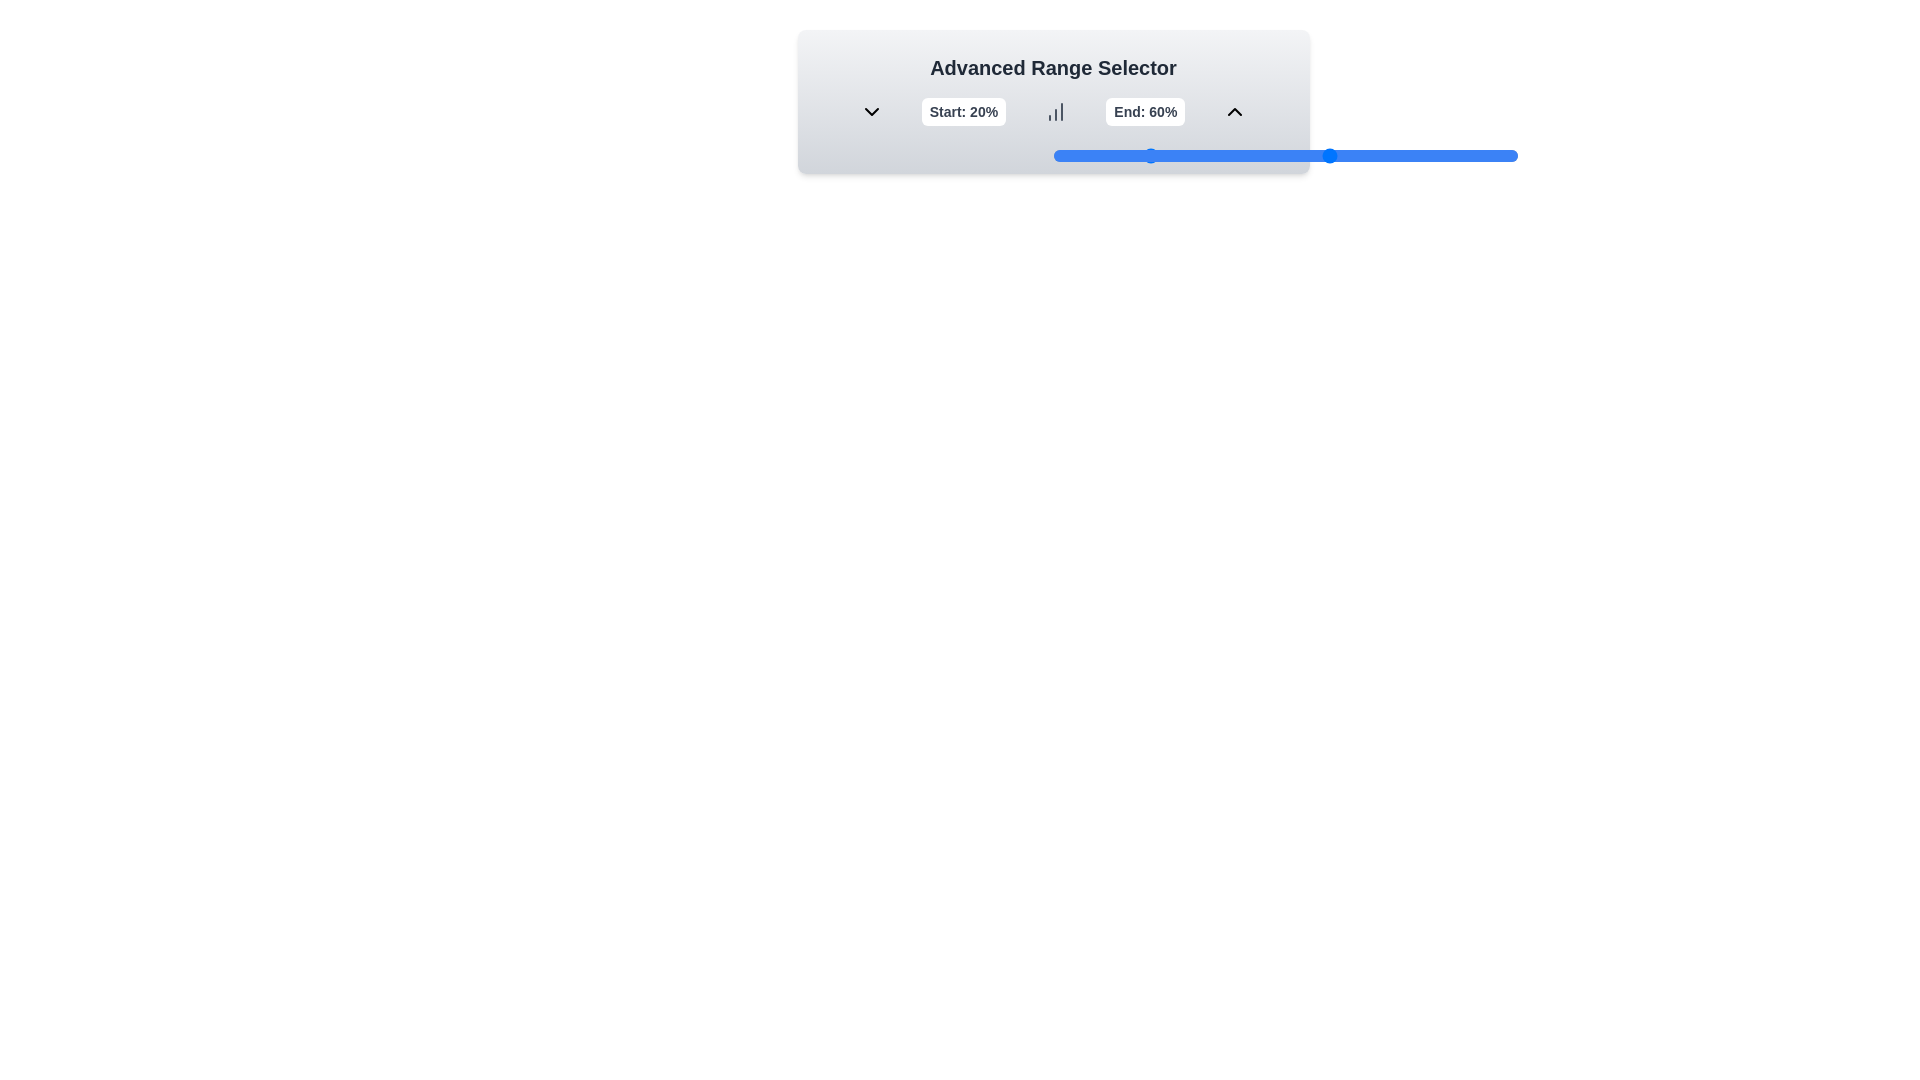 This screenshot has height=1080, width=1920. What do you see at coordinates (871, 111) in the screenshot?
I see `the ChevronDown icon` at bounding box center [871, 111].